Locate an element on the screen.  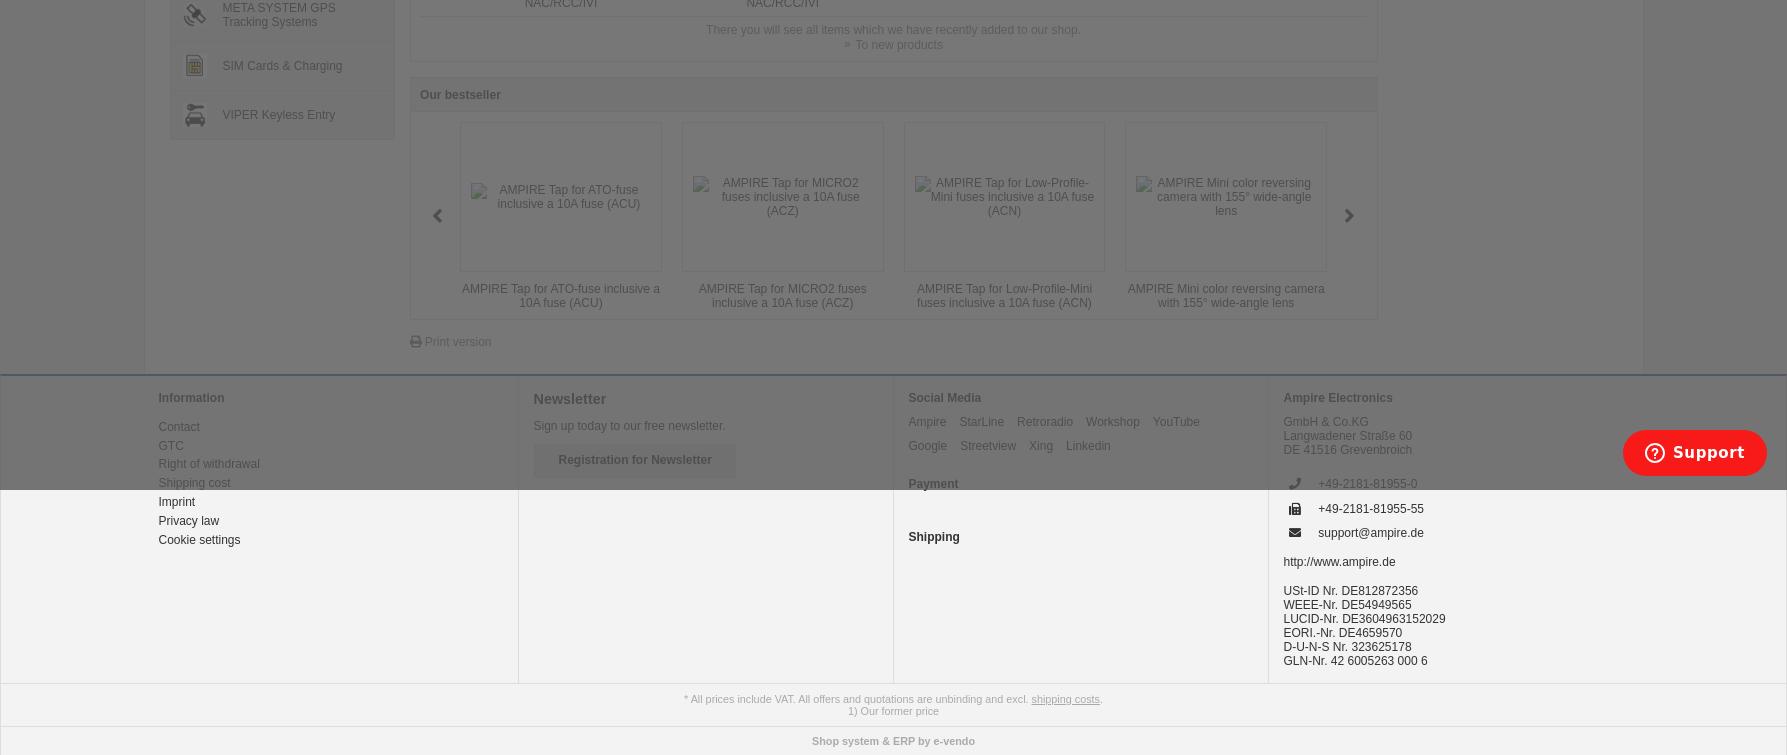
'Retroradio' is located at coordinates (1044, 420).